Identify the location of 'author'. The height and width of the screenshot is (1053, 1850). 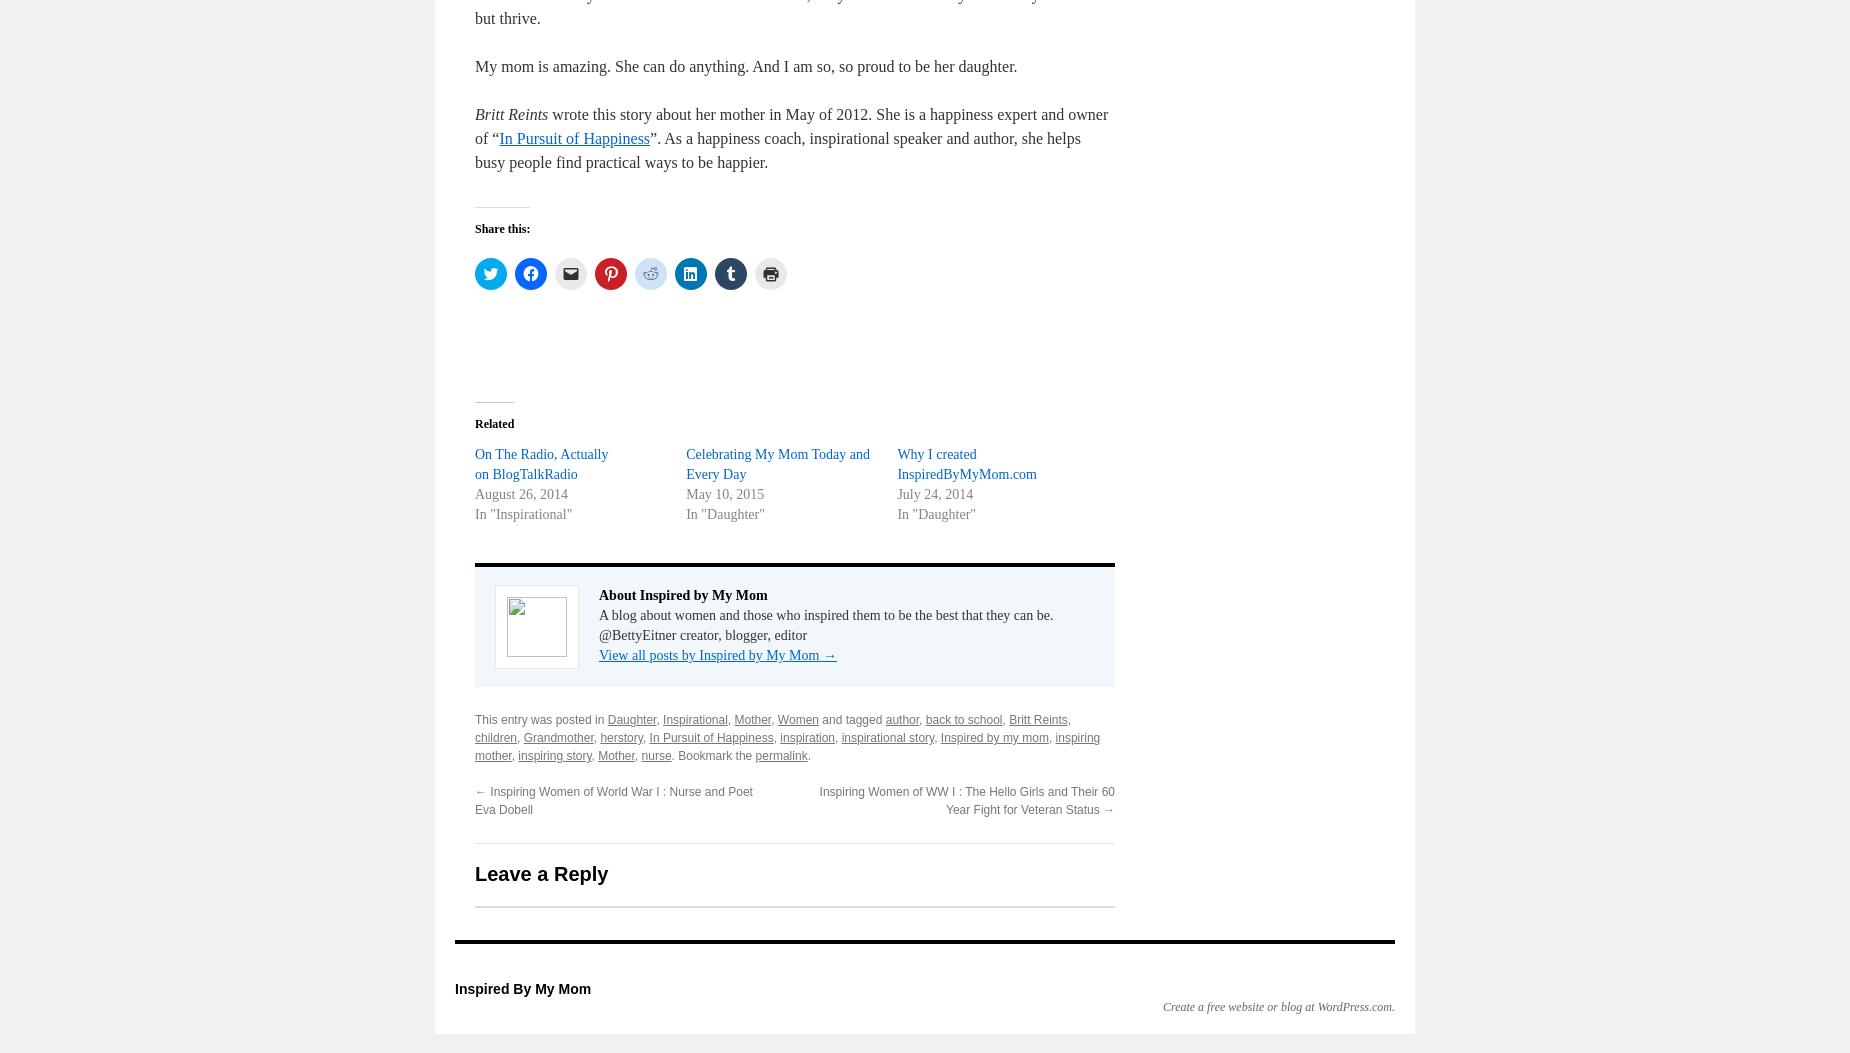
(902, 719).